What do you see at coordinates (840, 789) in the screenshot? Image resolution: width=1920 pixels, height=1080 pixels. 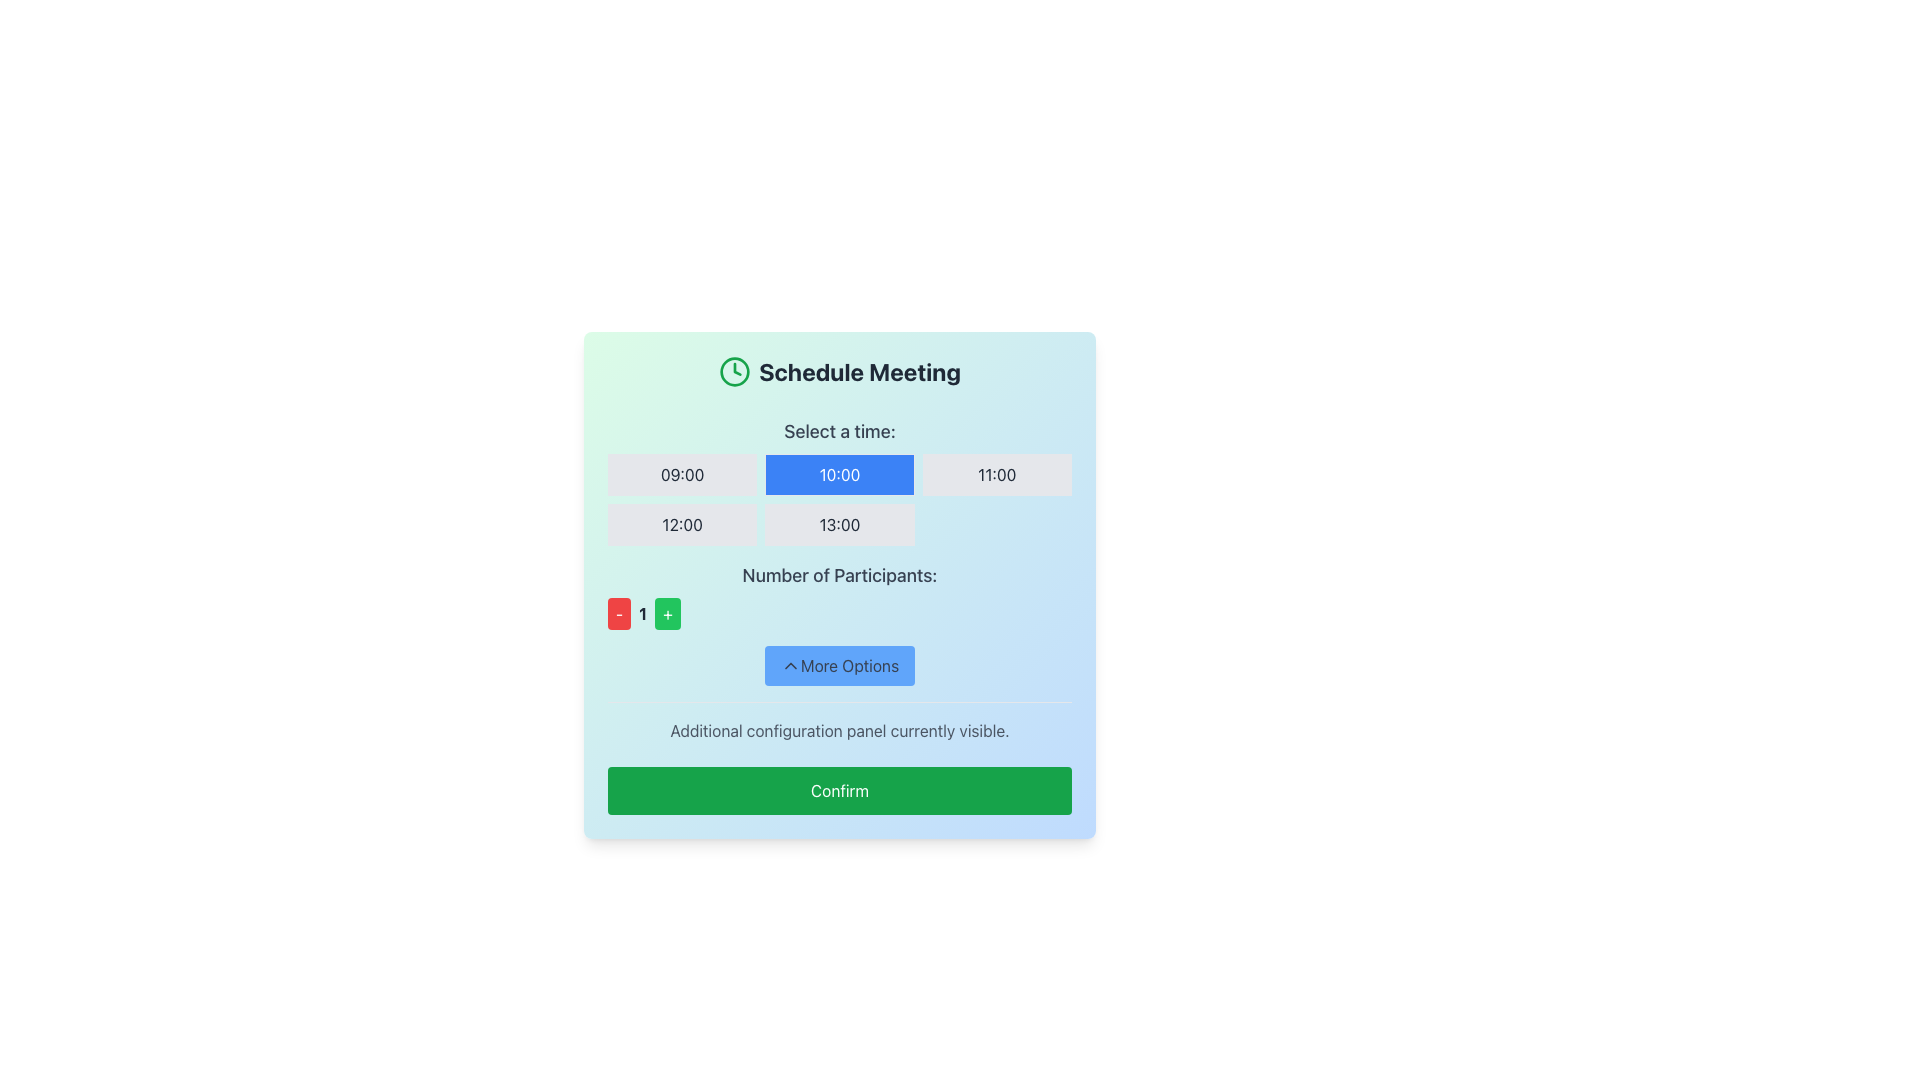 I see `the 'Confirm' button with a green background and white bold text located at the bottom-center of the 'Schedule Meeting' modal` at bounding box center [840, 789].